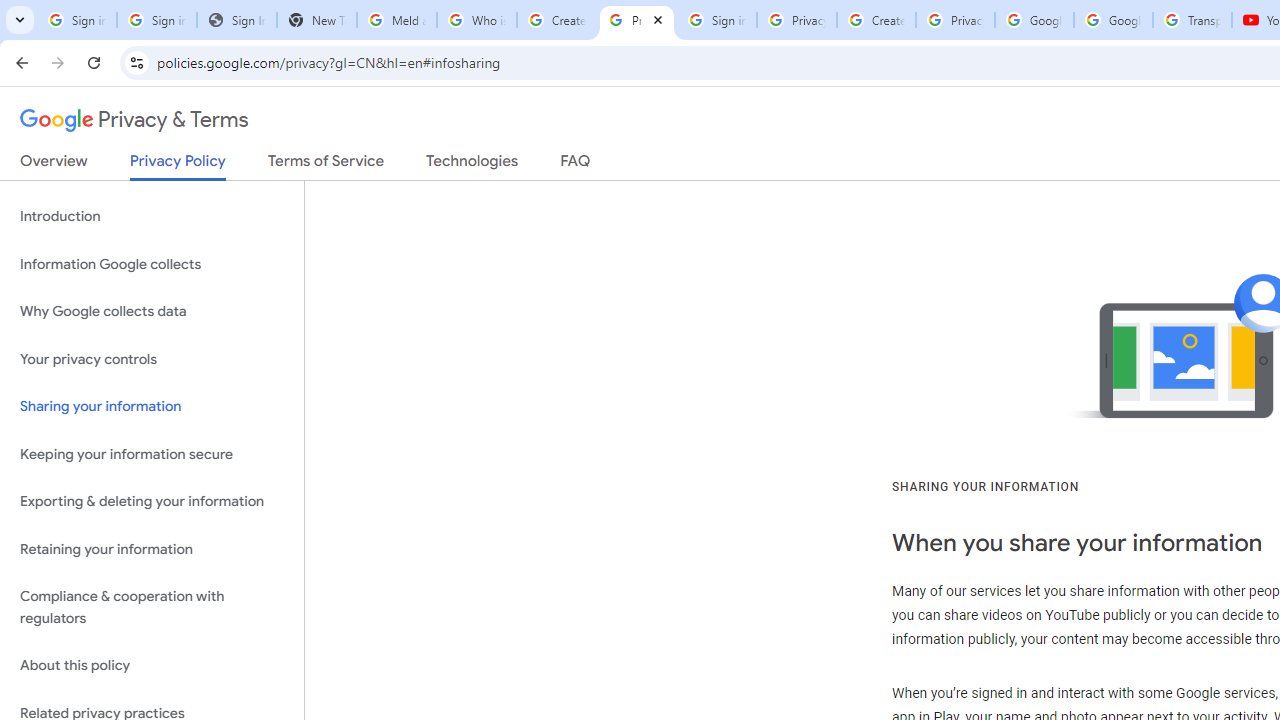 The height and width of the screenshot is (720, 1280). Describe the element at coordinates (151, 607) in the screenshot. I see `'Compliance & cooperation with regulators'` at that location.